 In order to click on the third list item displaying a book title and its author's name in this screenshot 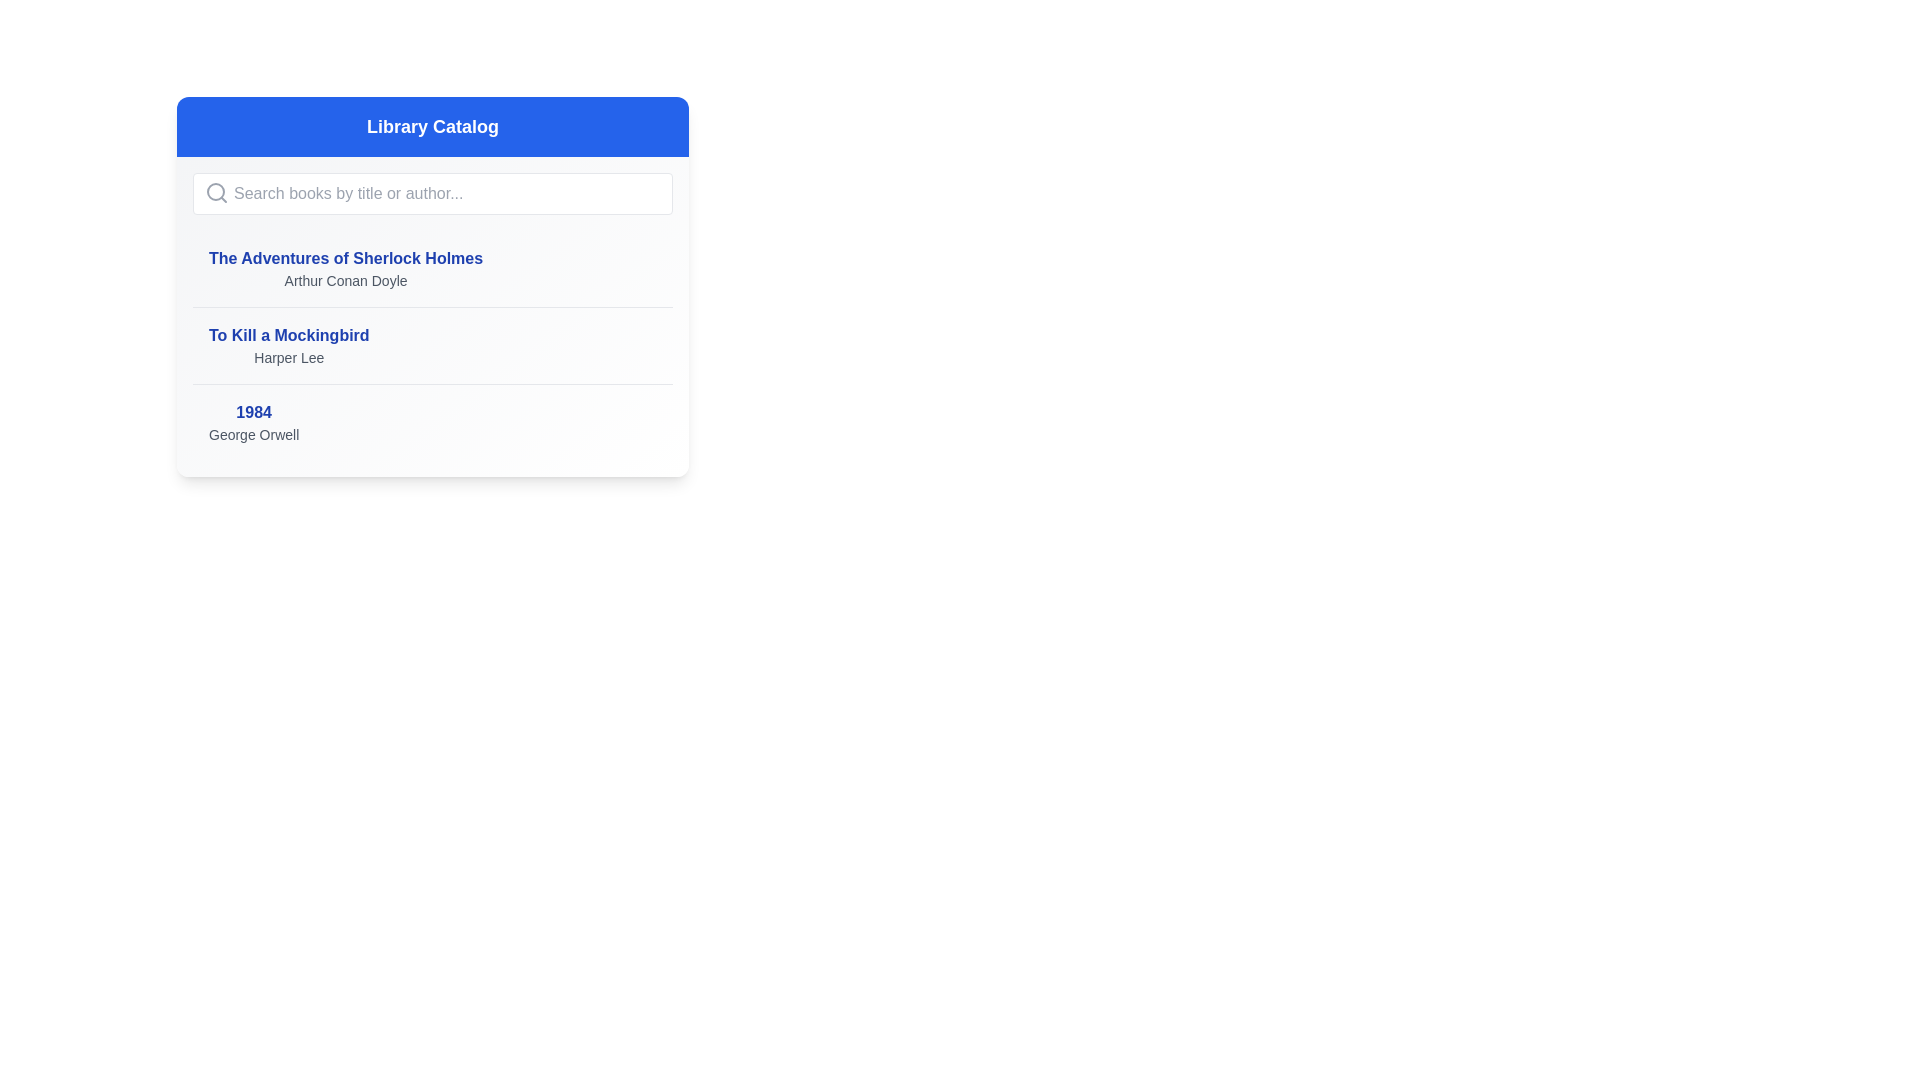, I will do `click(431, 421)`.